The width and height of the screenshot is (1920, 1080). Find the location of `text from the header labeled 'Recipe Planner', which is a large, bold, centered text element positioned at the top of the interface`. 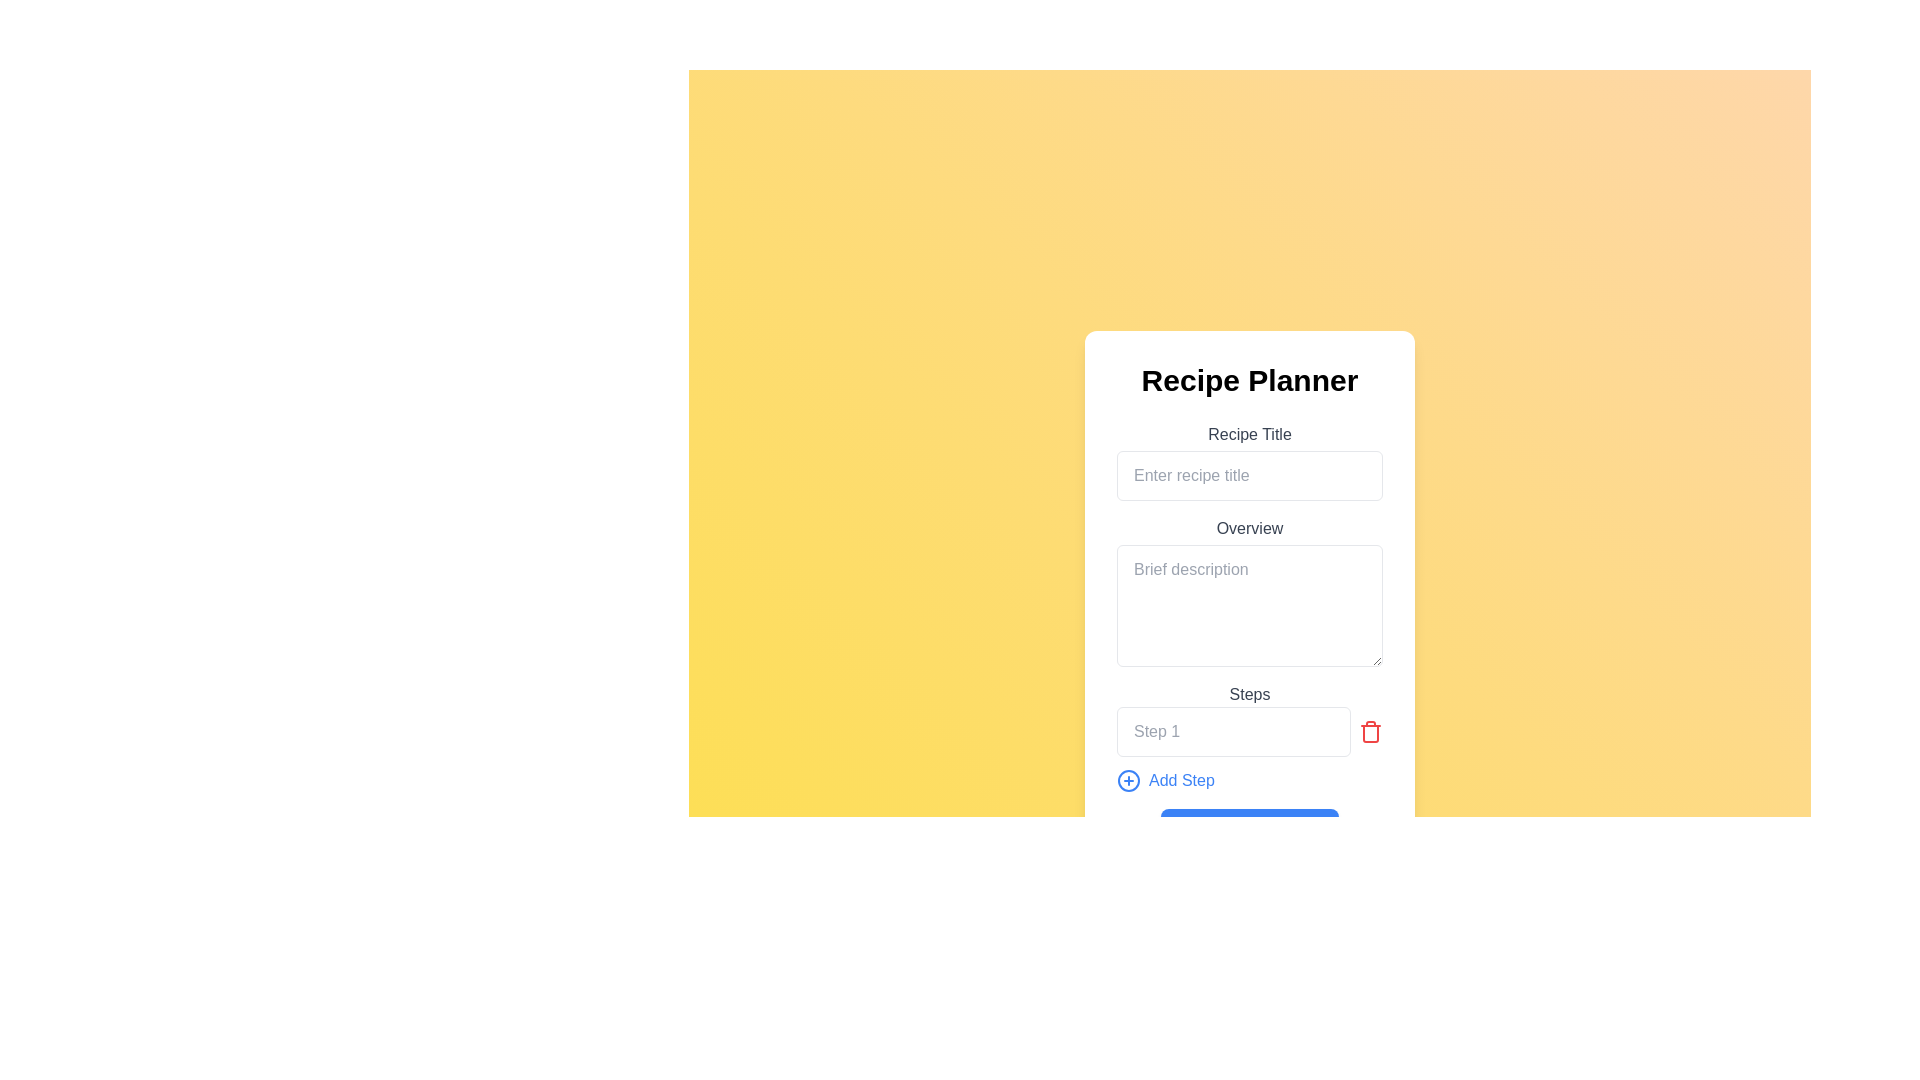

text from the header labeled 'Recipe Planner', which is a large, bold, centered text element positioned at the top of the interface is located at coordinates (1248, 380).